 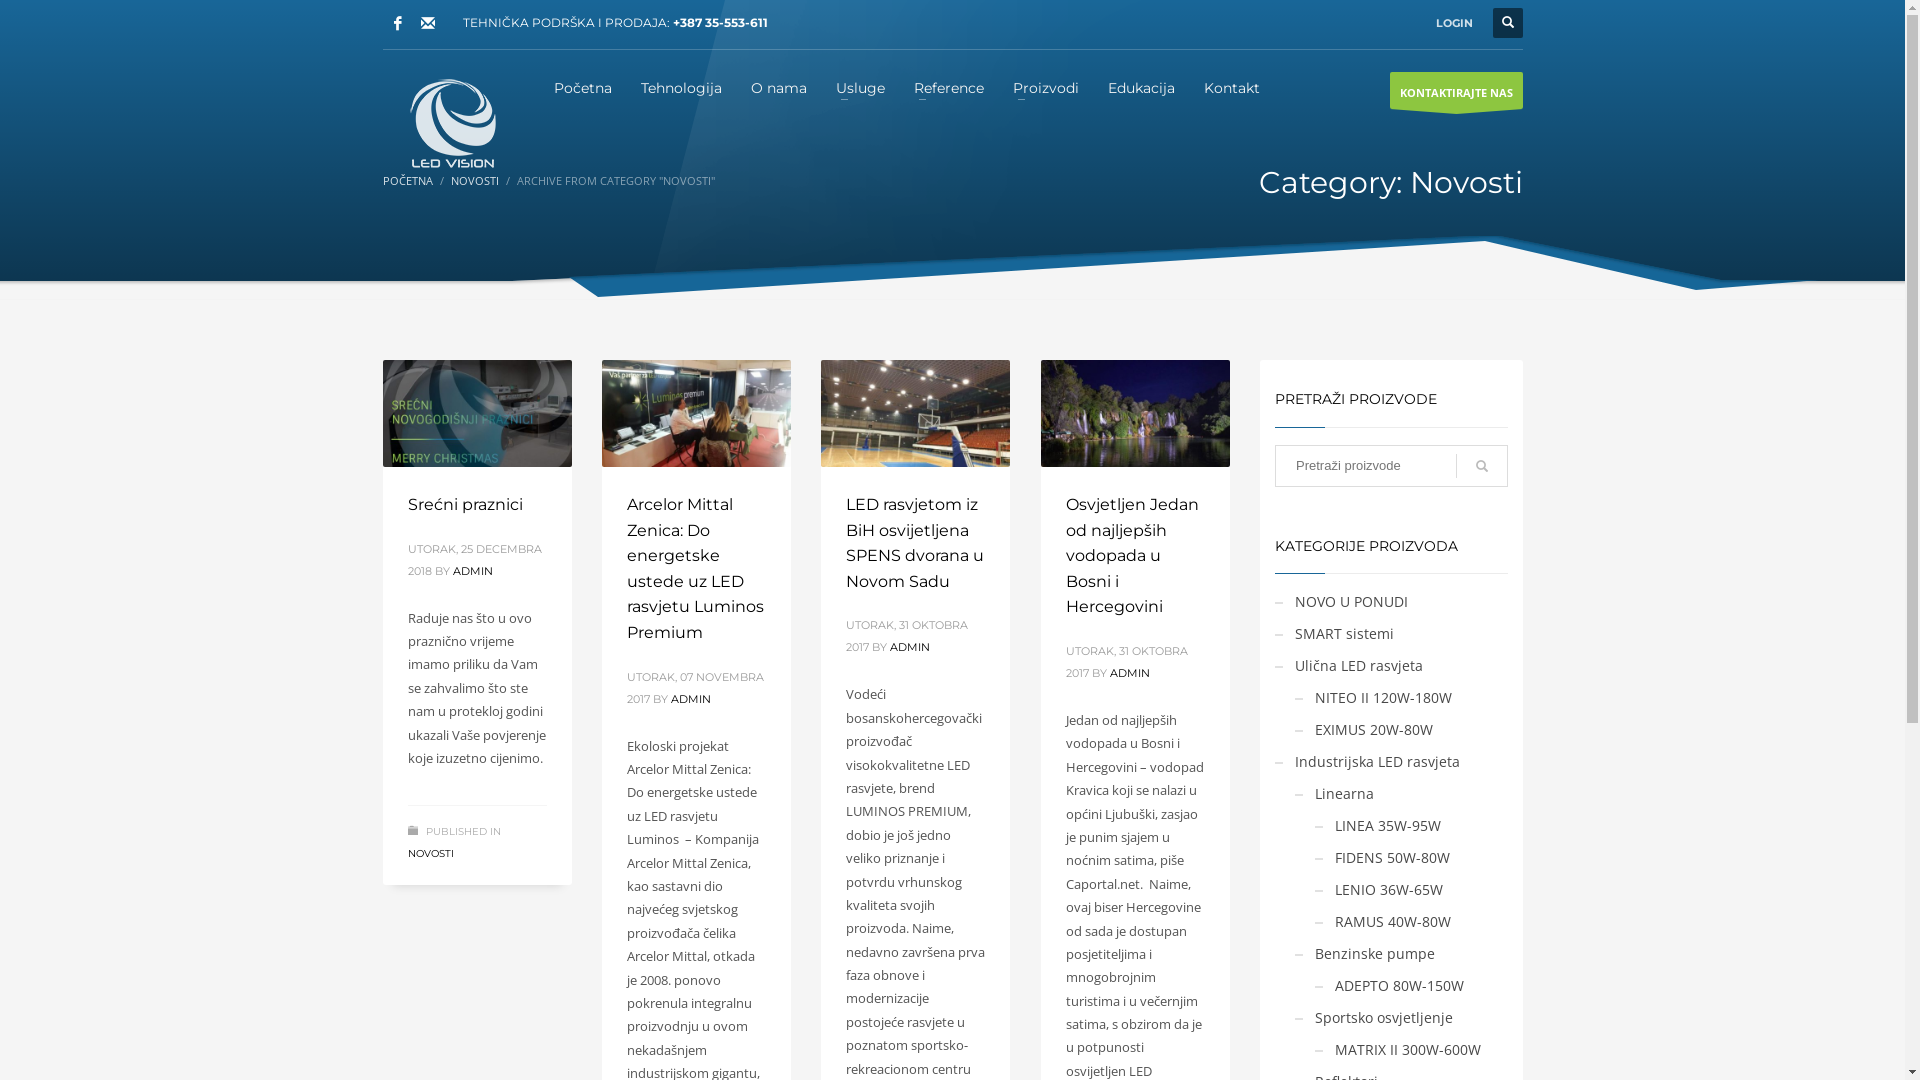 What do you see at coordinates (397, 23) in the screenshot?
I see `'Facebook'` at bounding box center [397, 23].